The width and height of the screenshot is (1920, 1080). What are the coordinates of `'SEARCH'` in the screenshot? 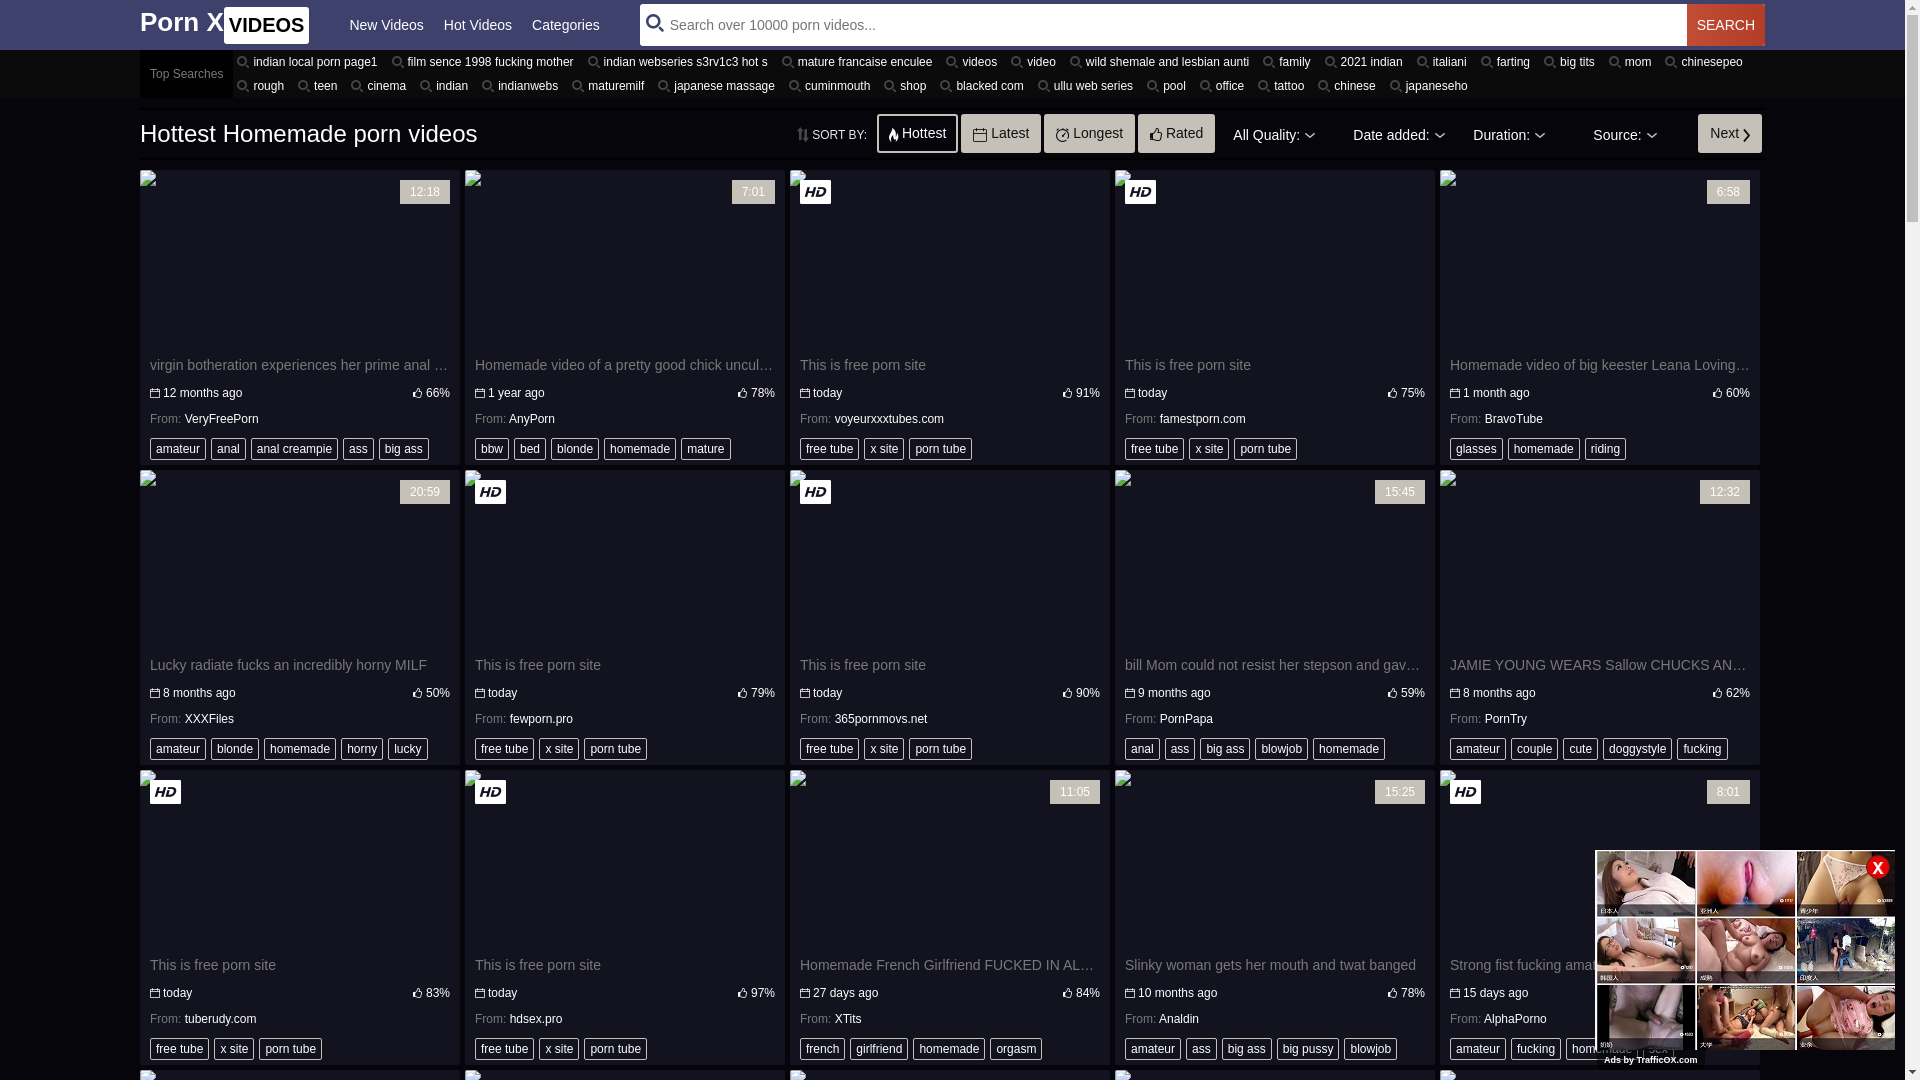 It's located at (1725, 24).